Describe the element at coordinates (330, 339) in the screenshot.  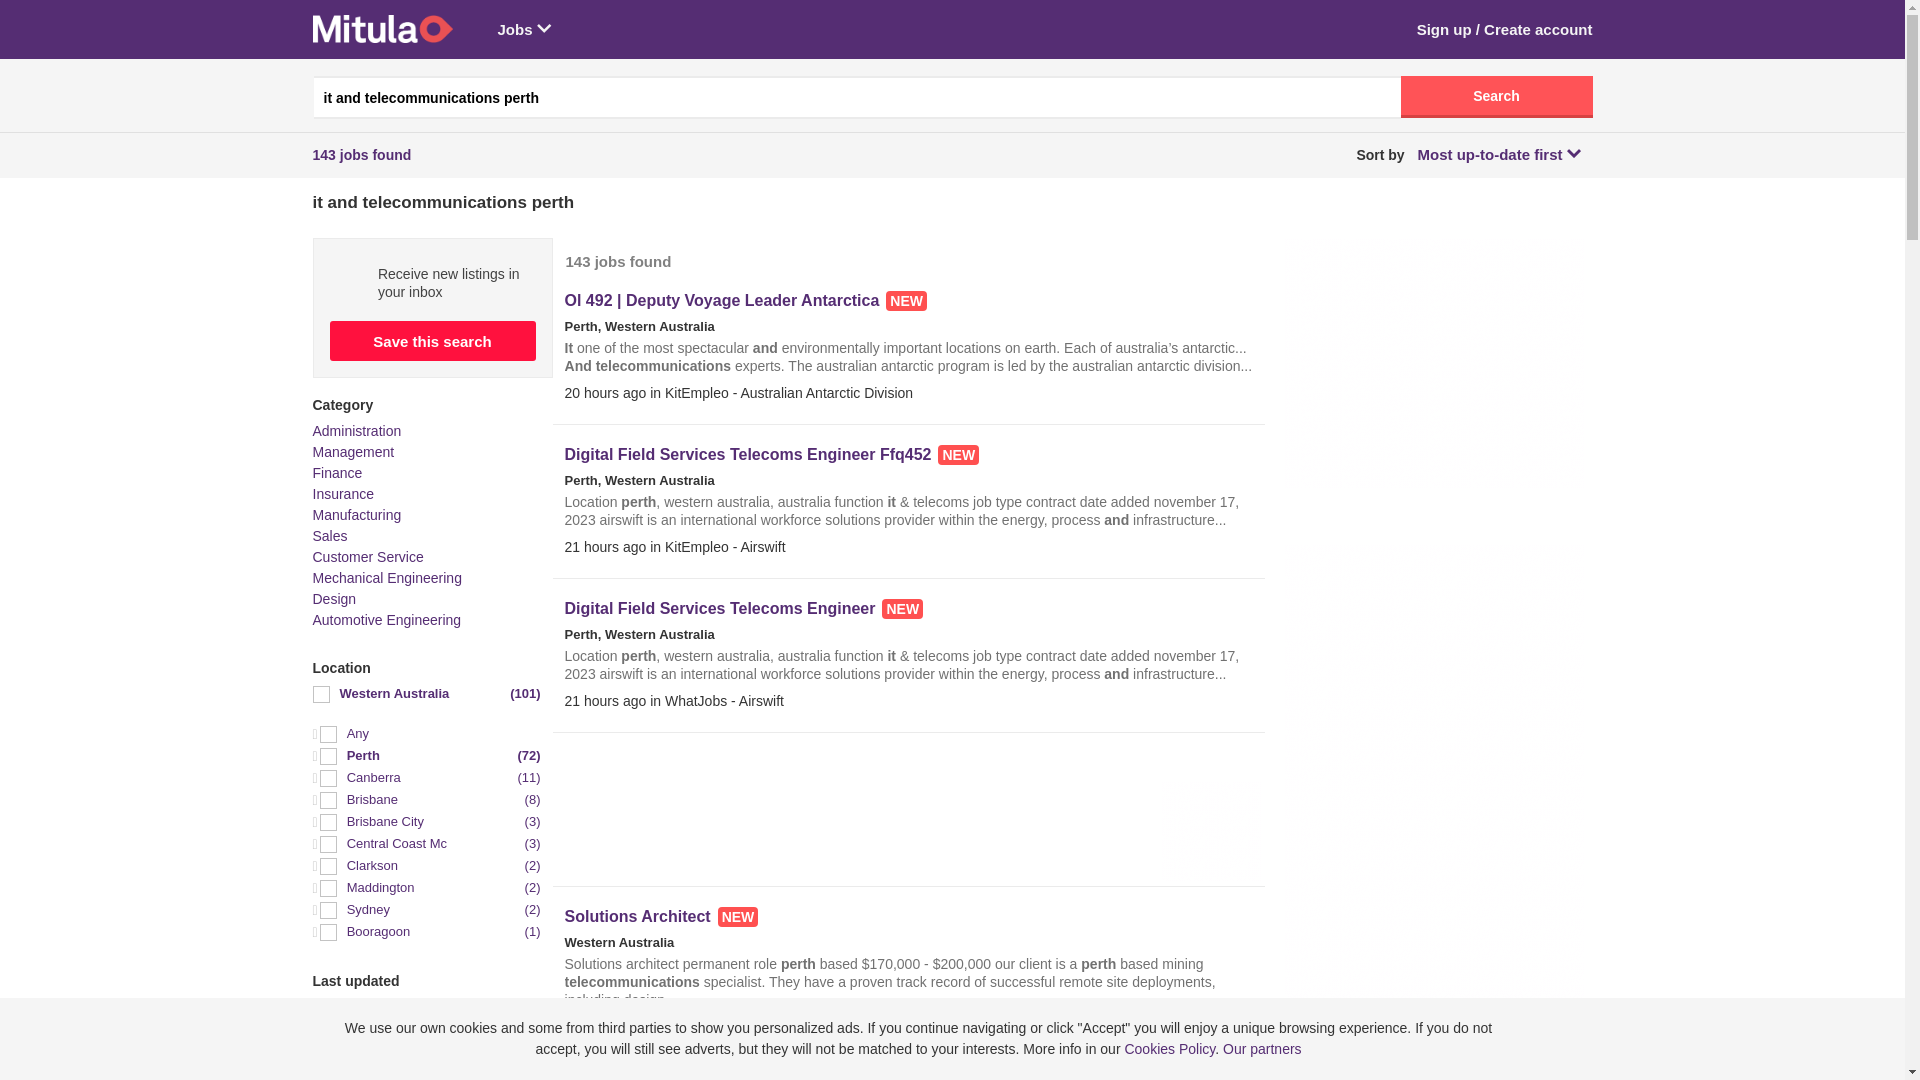
I see `'Save this search'` at that location.